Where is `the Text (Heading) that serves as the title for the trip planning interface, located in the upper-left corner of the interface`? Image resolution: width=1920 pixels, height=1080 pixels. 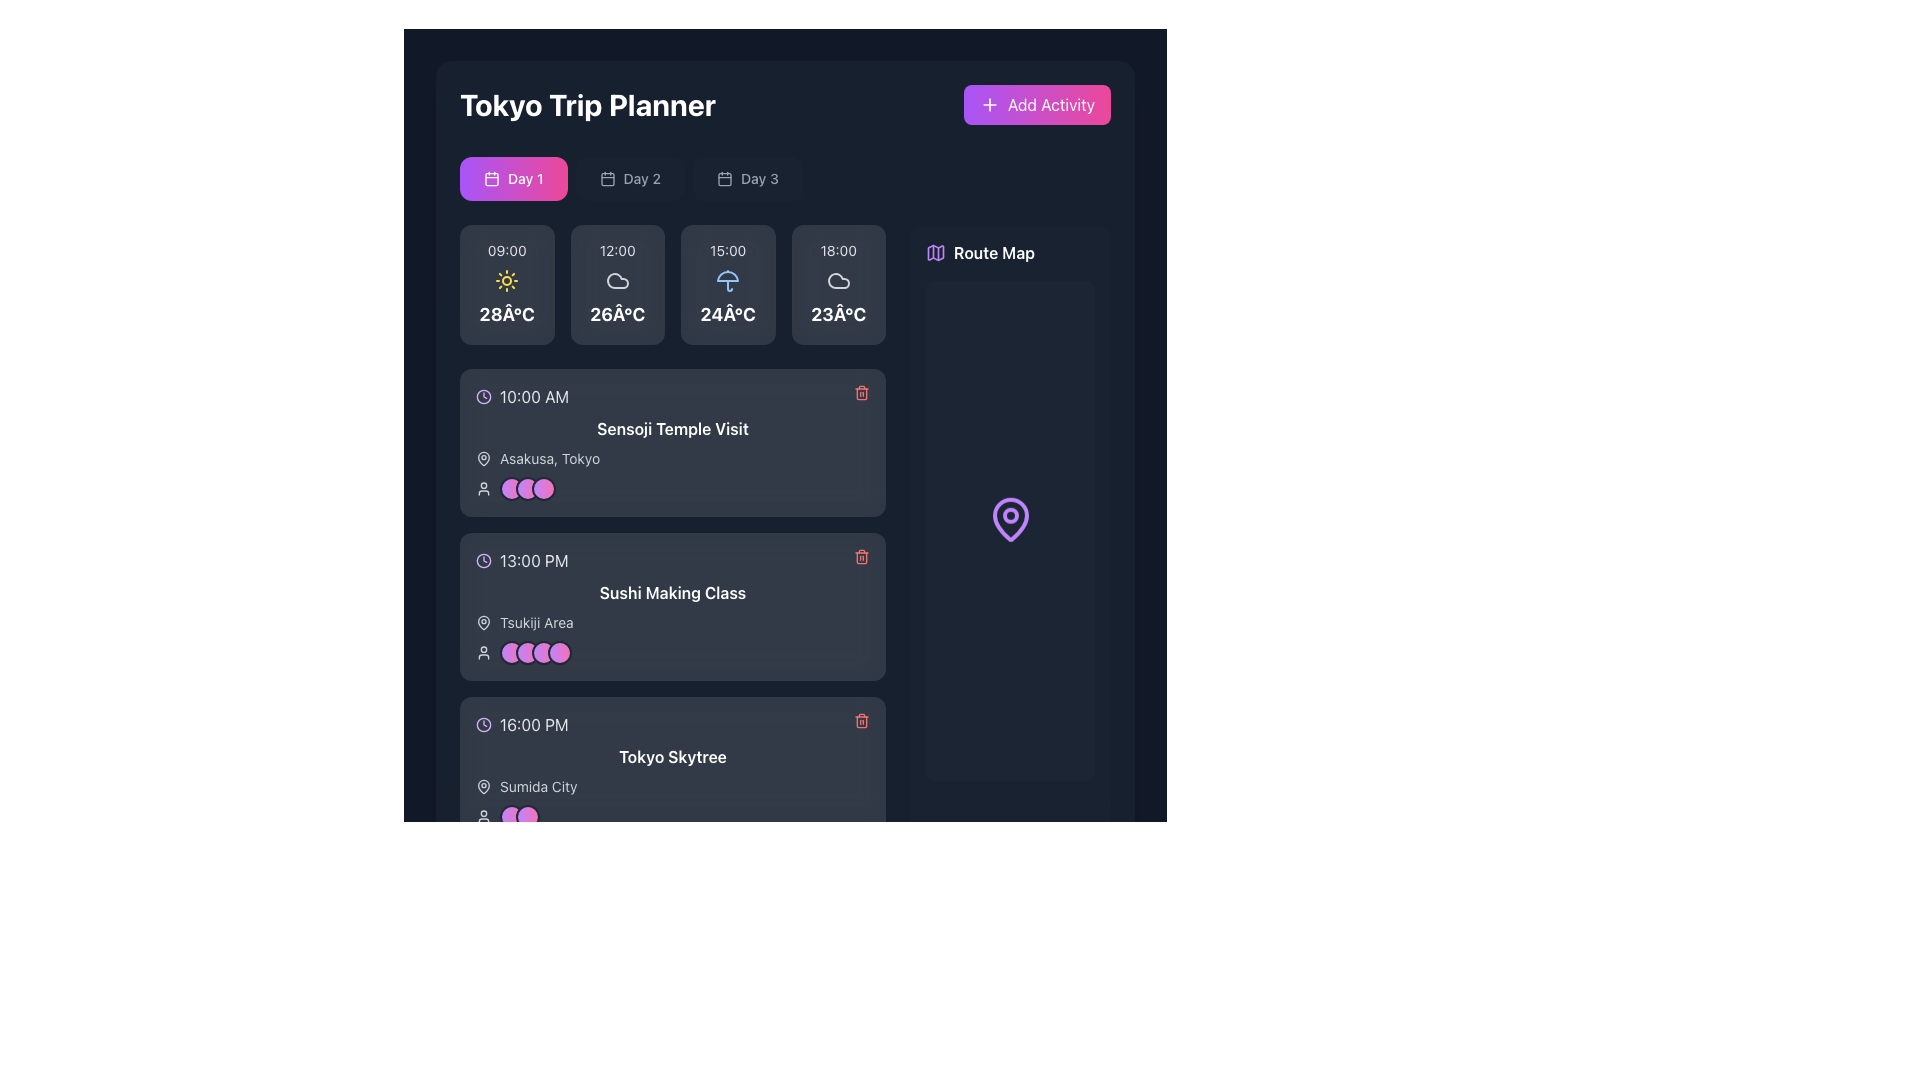 the Text (Heading) that serves as the title for the trip planning interface, located in the upper-left corner of the interface is located at coordinates (587, 104).